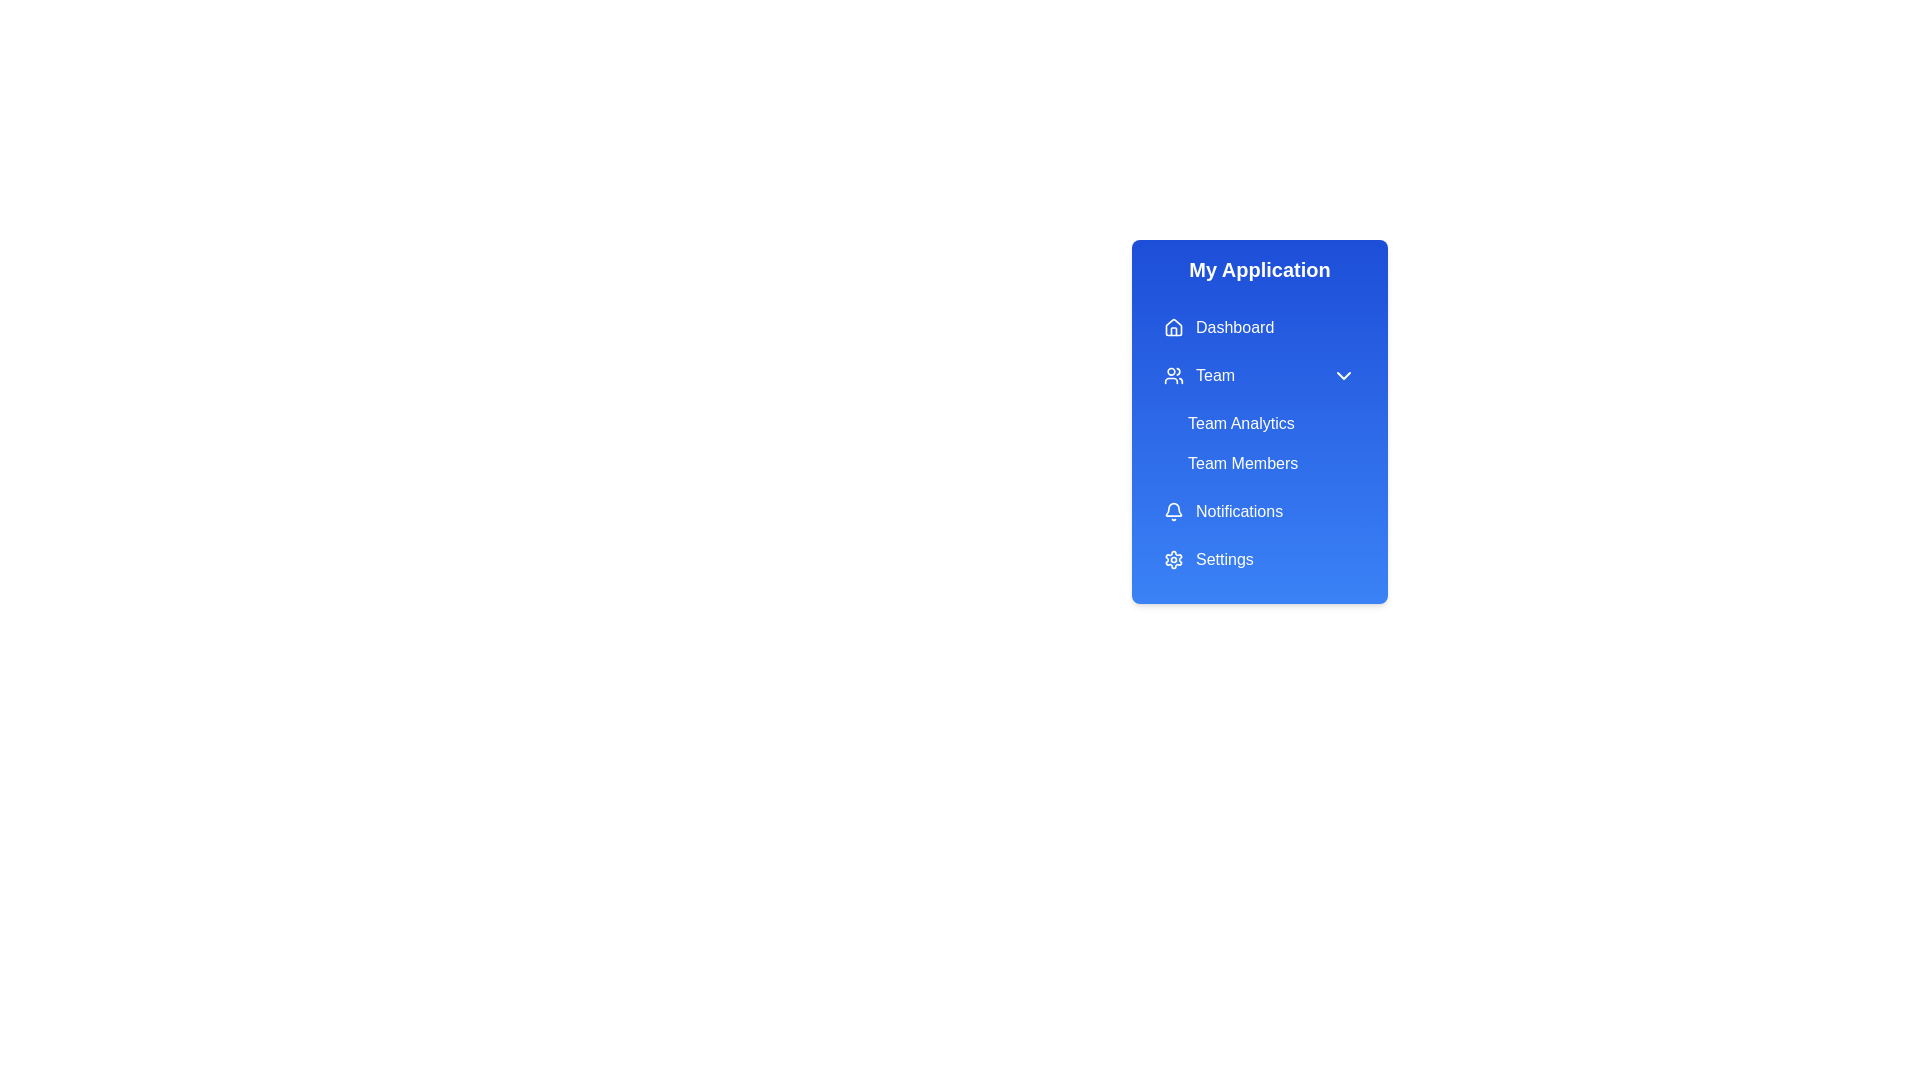 The image size is (1920, 1080). Describe the element at coordinates (1258, 419) in the screenshot. I see `text from the multiline text label that provides navigation options for 'Team Analytics' and 'Team Members' within the dropdown menu labeled 'Team', located directly below the 'Team' label and above the 'Notifications' menu item` at that location.